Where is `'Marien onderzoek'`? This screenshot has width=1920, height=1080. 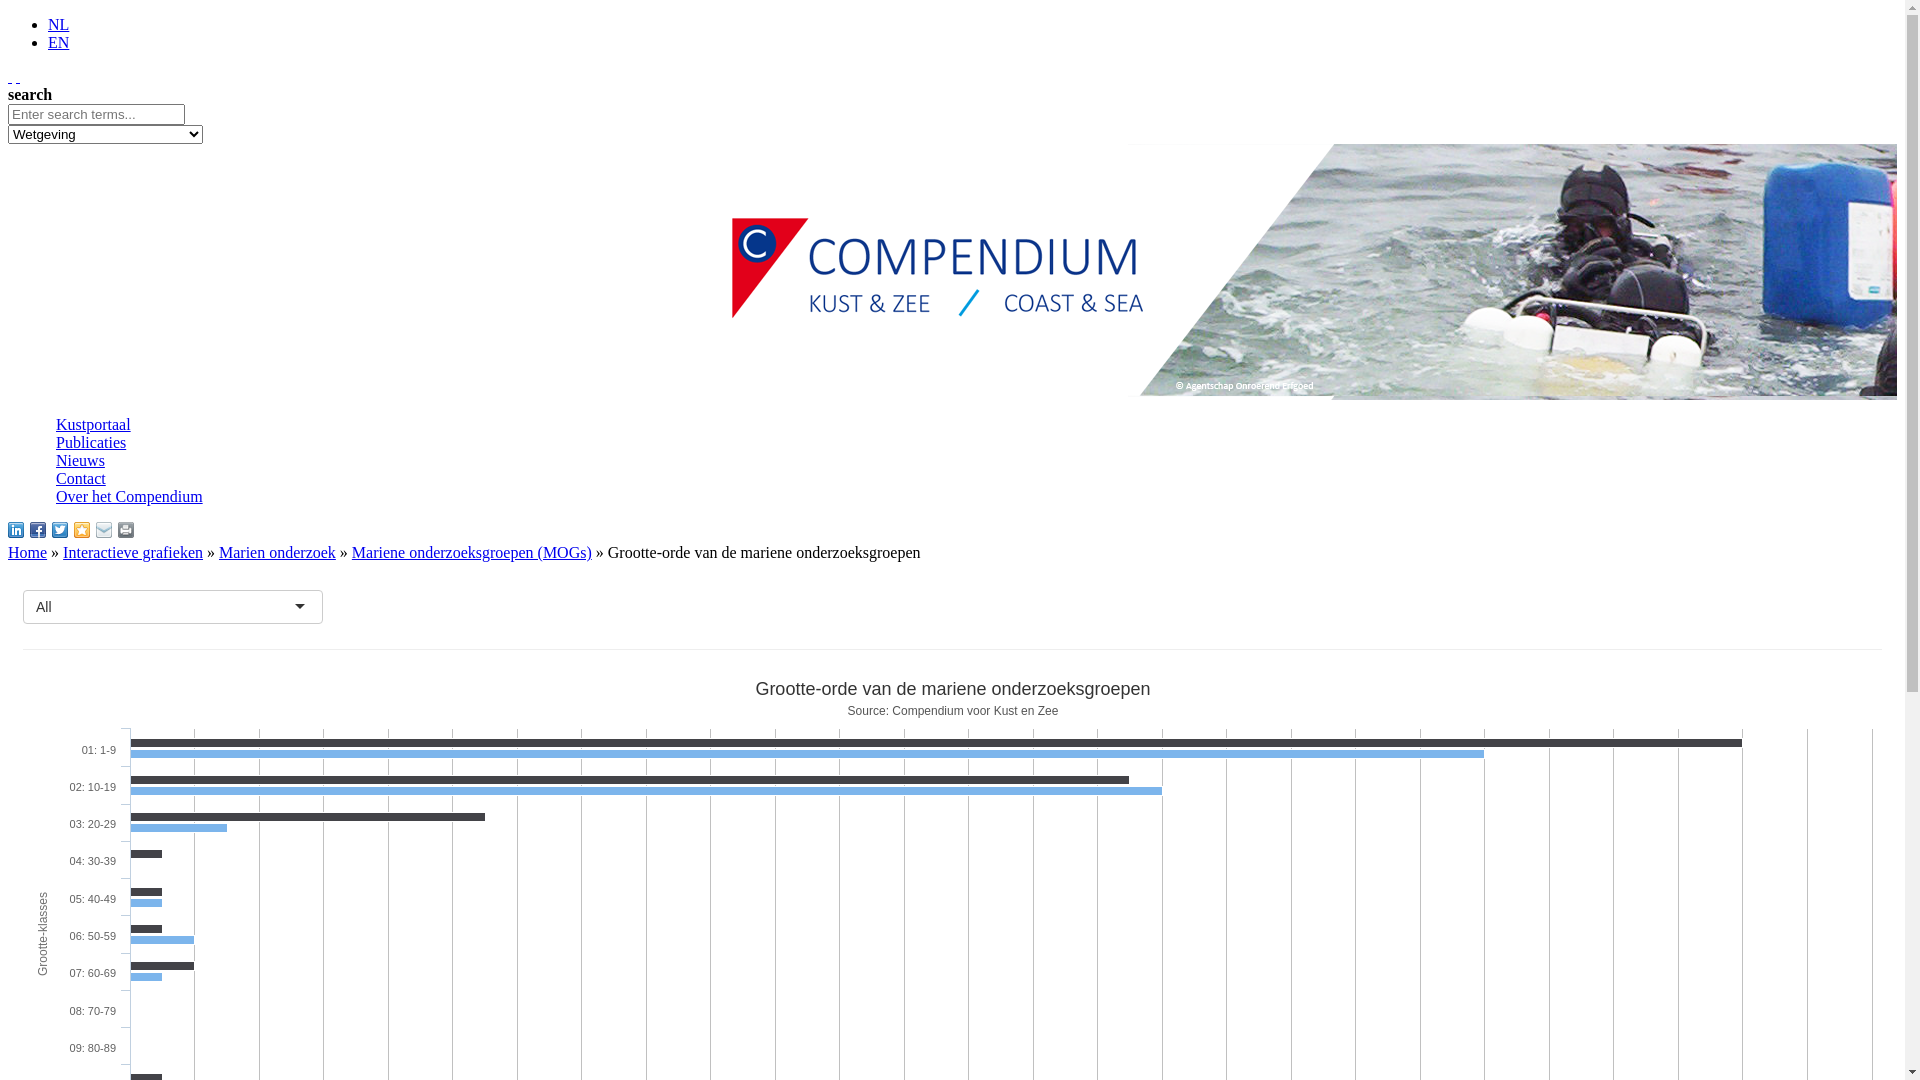
'Marien onderzoek' is located at coordinates (276, 552).